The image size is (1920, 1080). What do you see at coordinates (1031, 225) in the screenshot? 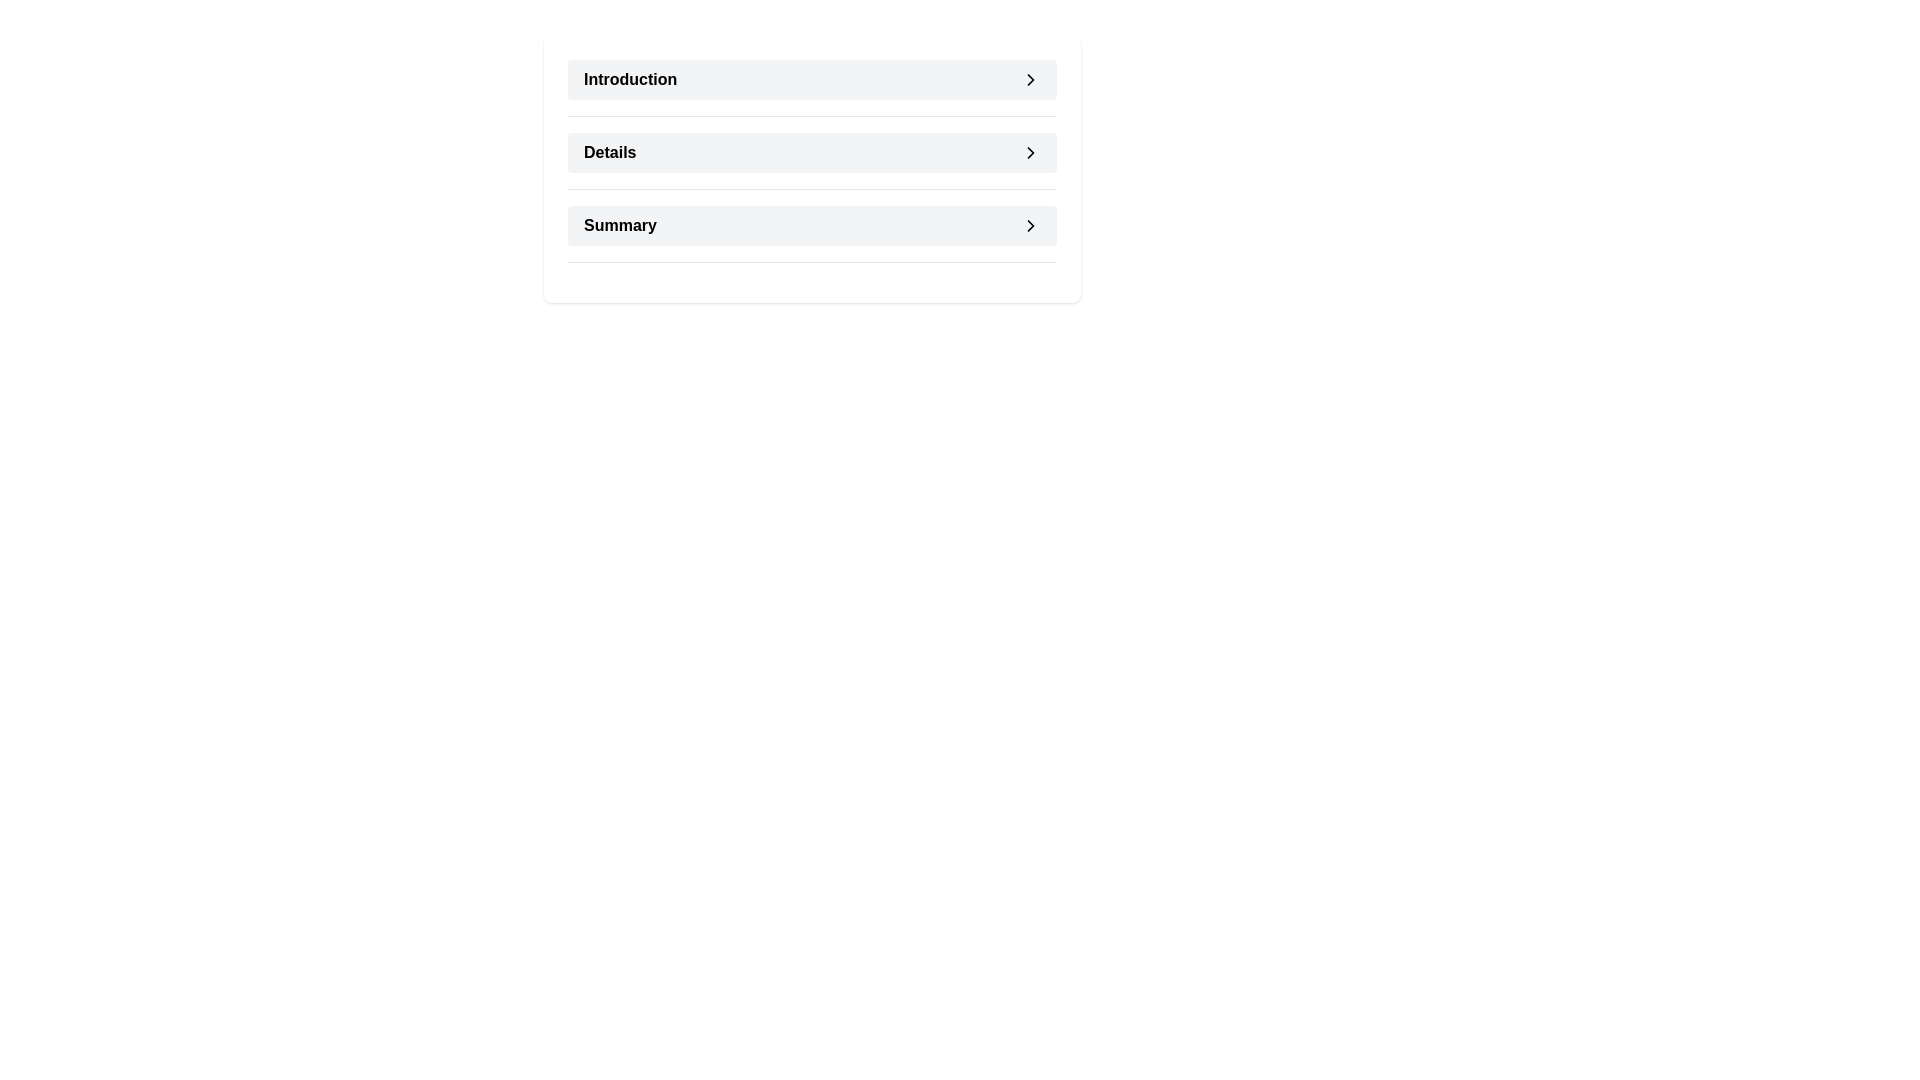
I see `the chevron icon located at the right side of the 'Summary' button` at bounding box center [1031, 225].